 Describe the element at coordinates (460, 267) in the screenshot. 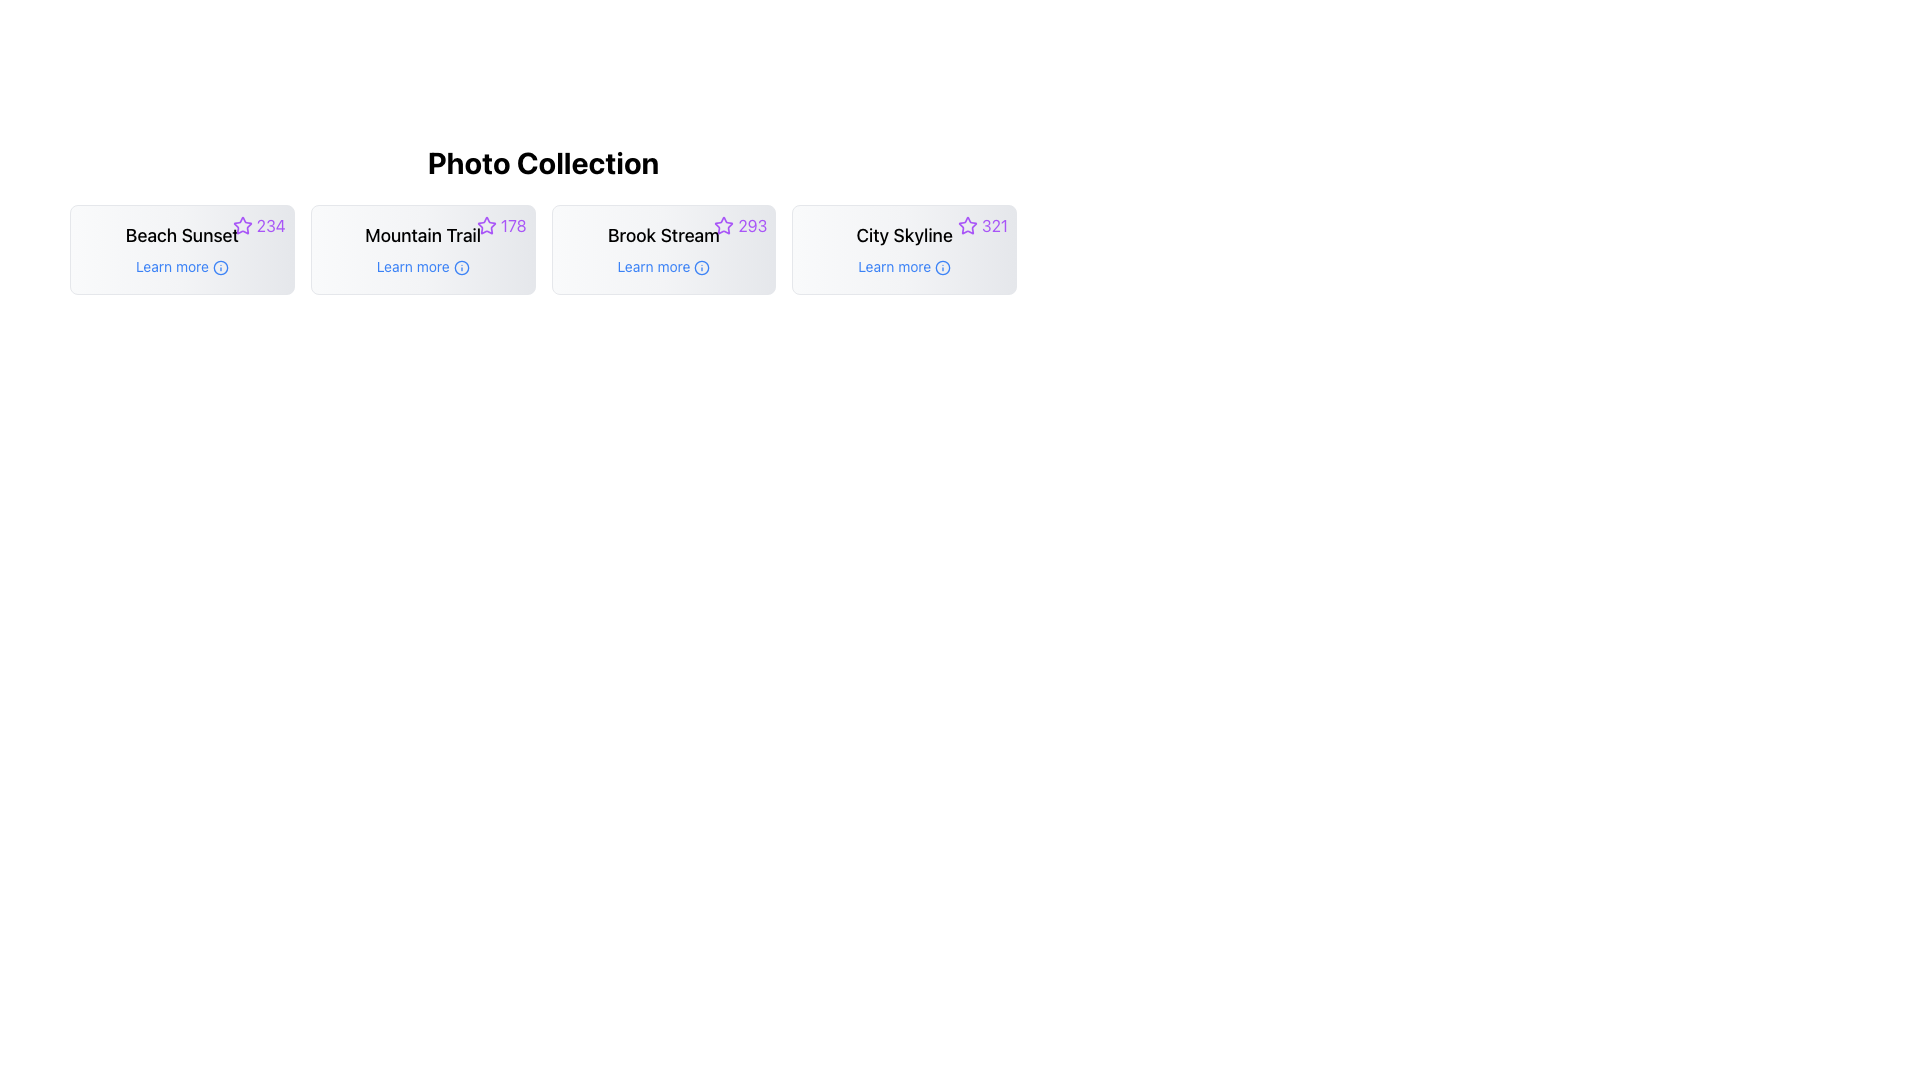

I see `the center circle of the 'i' shaped information icon located below the title 'Mountain Trail' in the second column of the photo collection grid` at that location.